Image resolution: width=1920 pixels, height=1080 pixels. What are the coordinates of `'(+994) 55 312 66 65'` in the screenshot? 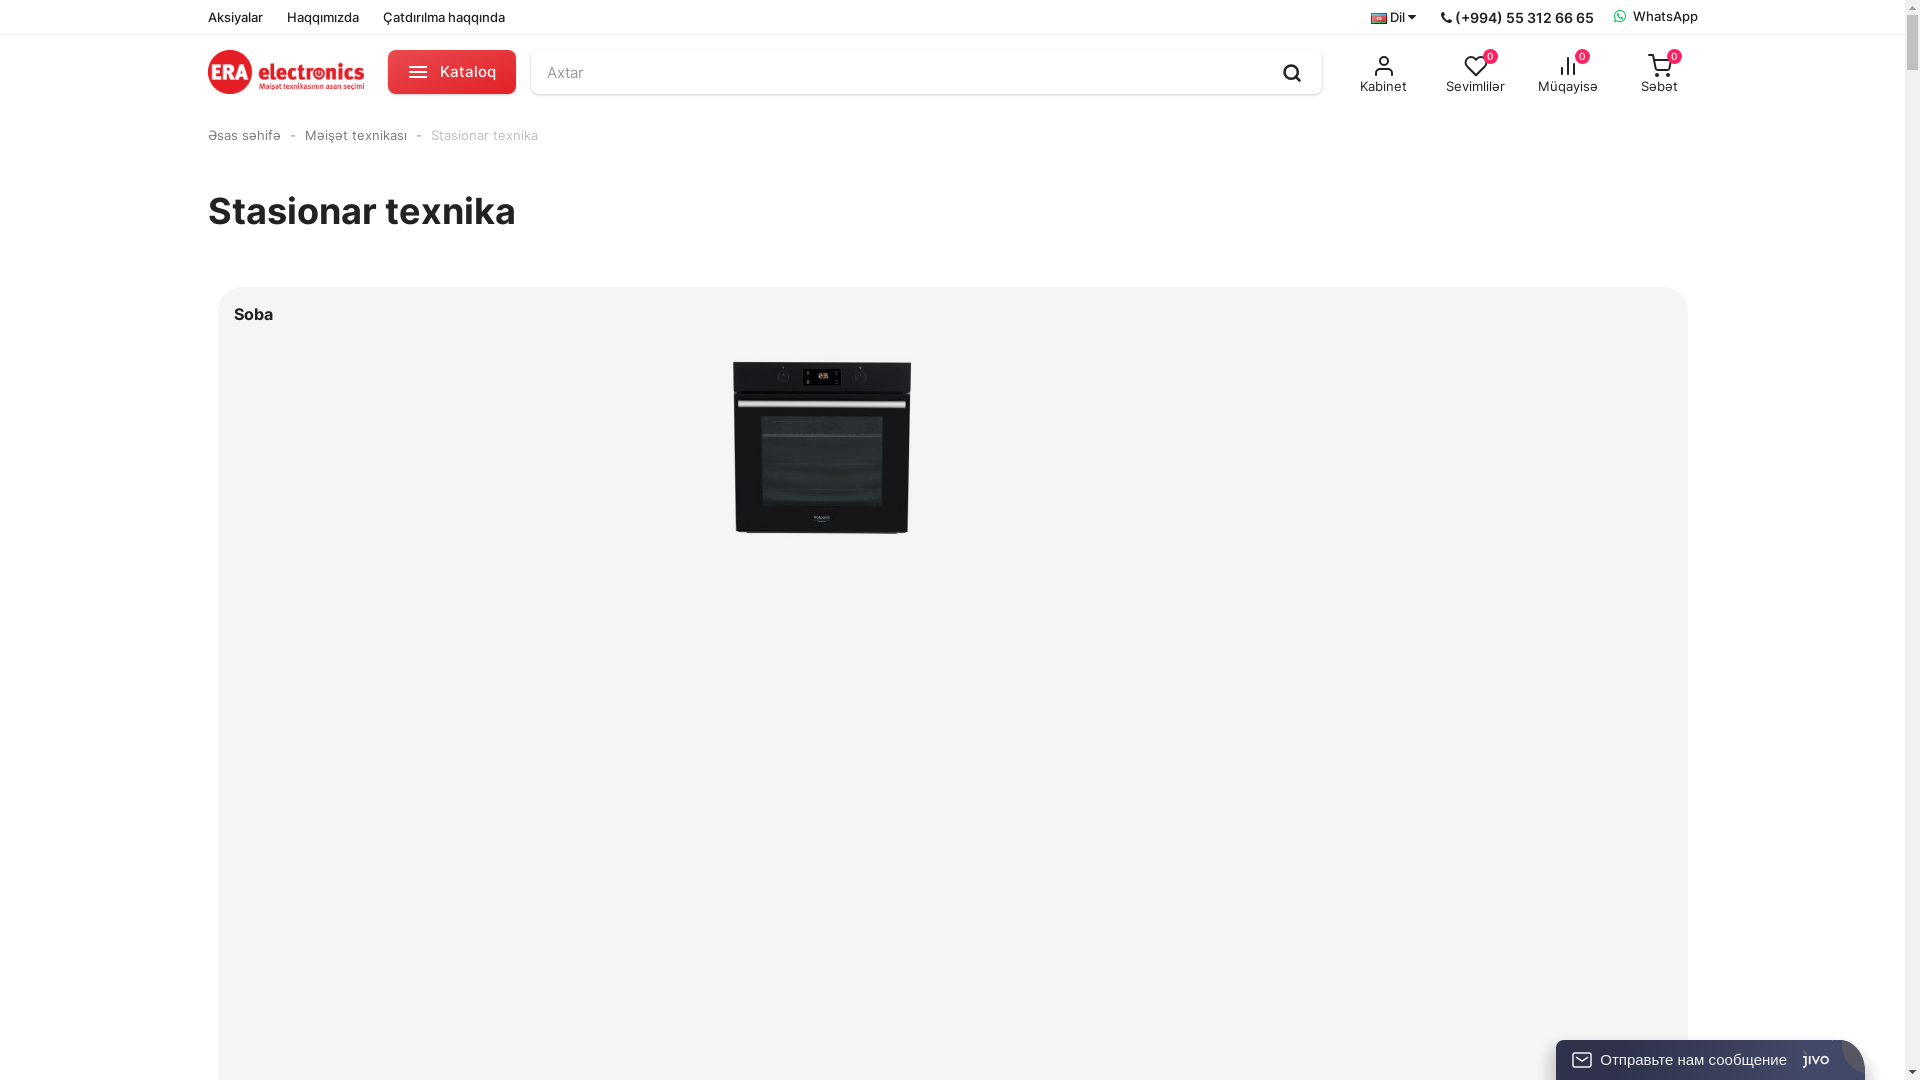 It's located at (1440, 16).